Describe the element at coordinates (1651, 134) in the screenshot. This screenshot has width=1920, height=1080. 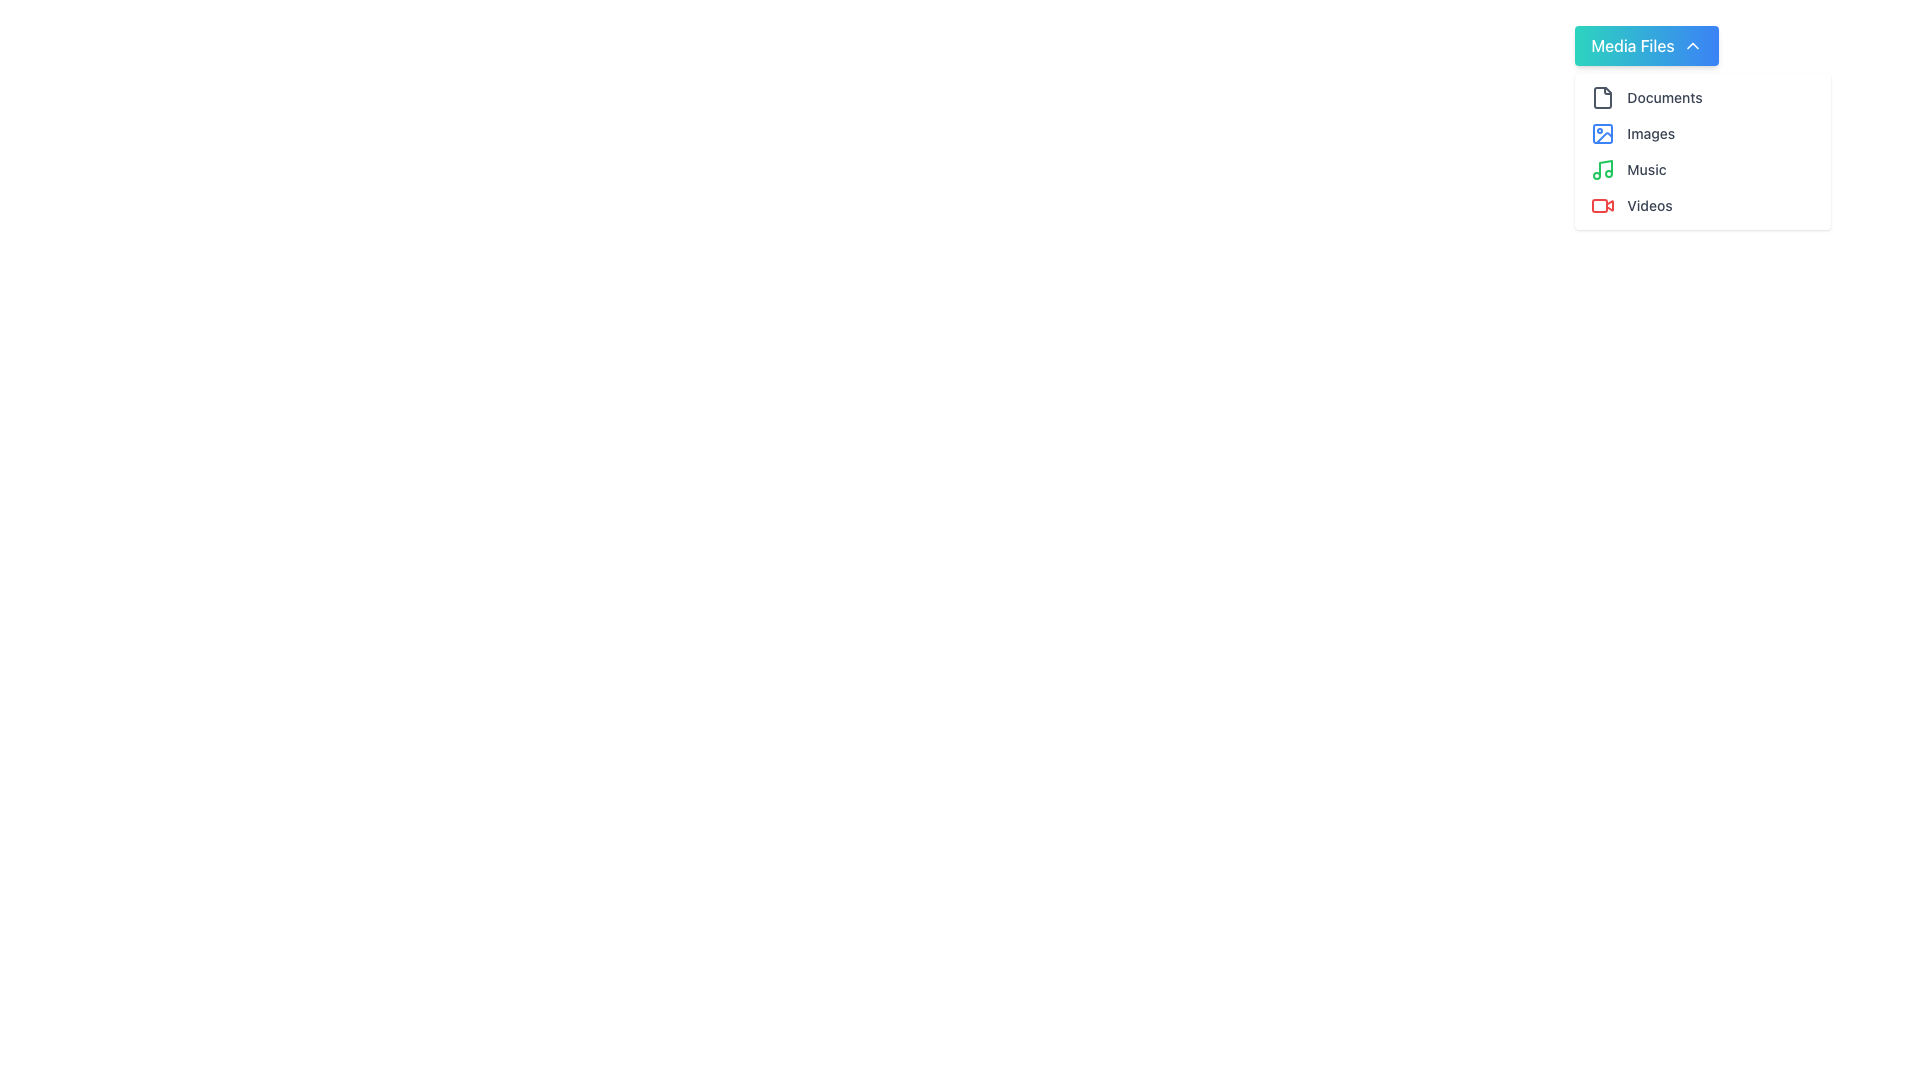
I see `the 'Images' Text Label in the 'Media Files' menu` at that location.